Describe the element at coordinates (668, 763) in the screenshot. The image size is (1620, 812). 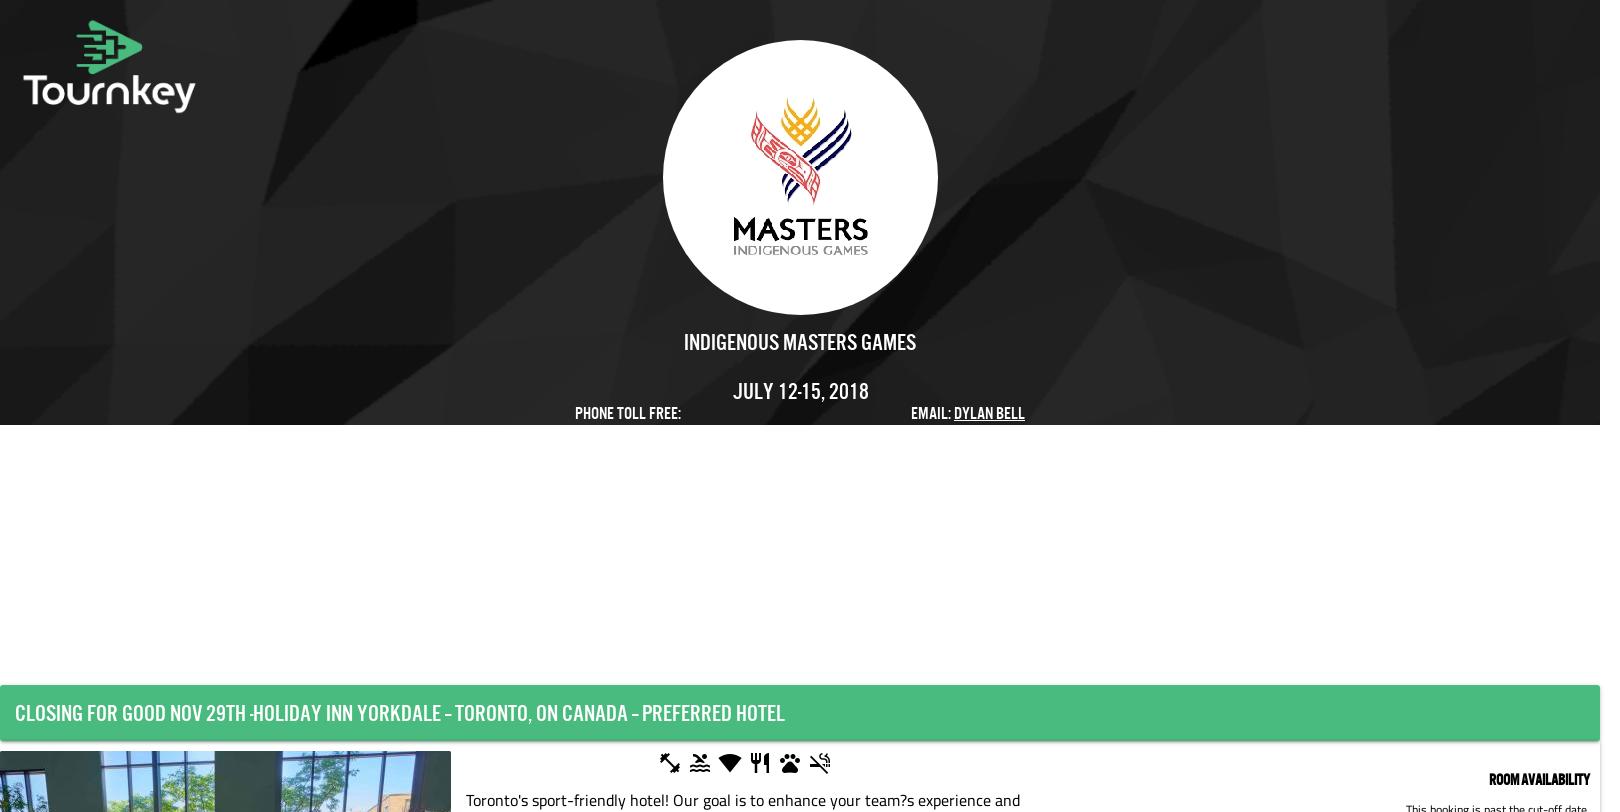
I see `'fitness_center'` at that location.